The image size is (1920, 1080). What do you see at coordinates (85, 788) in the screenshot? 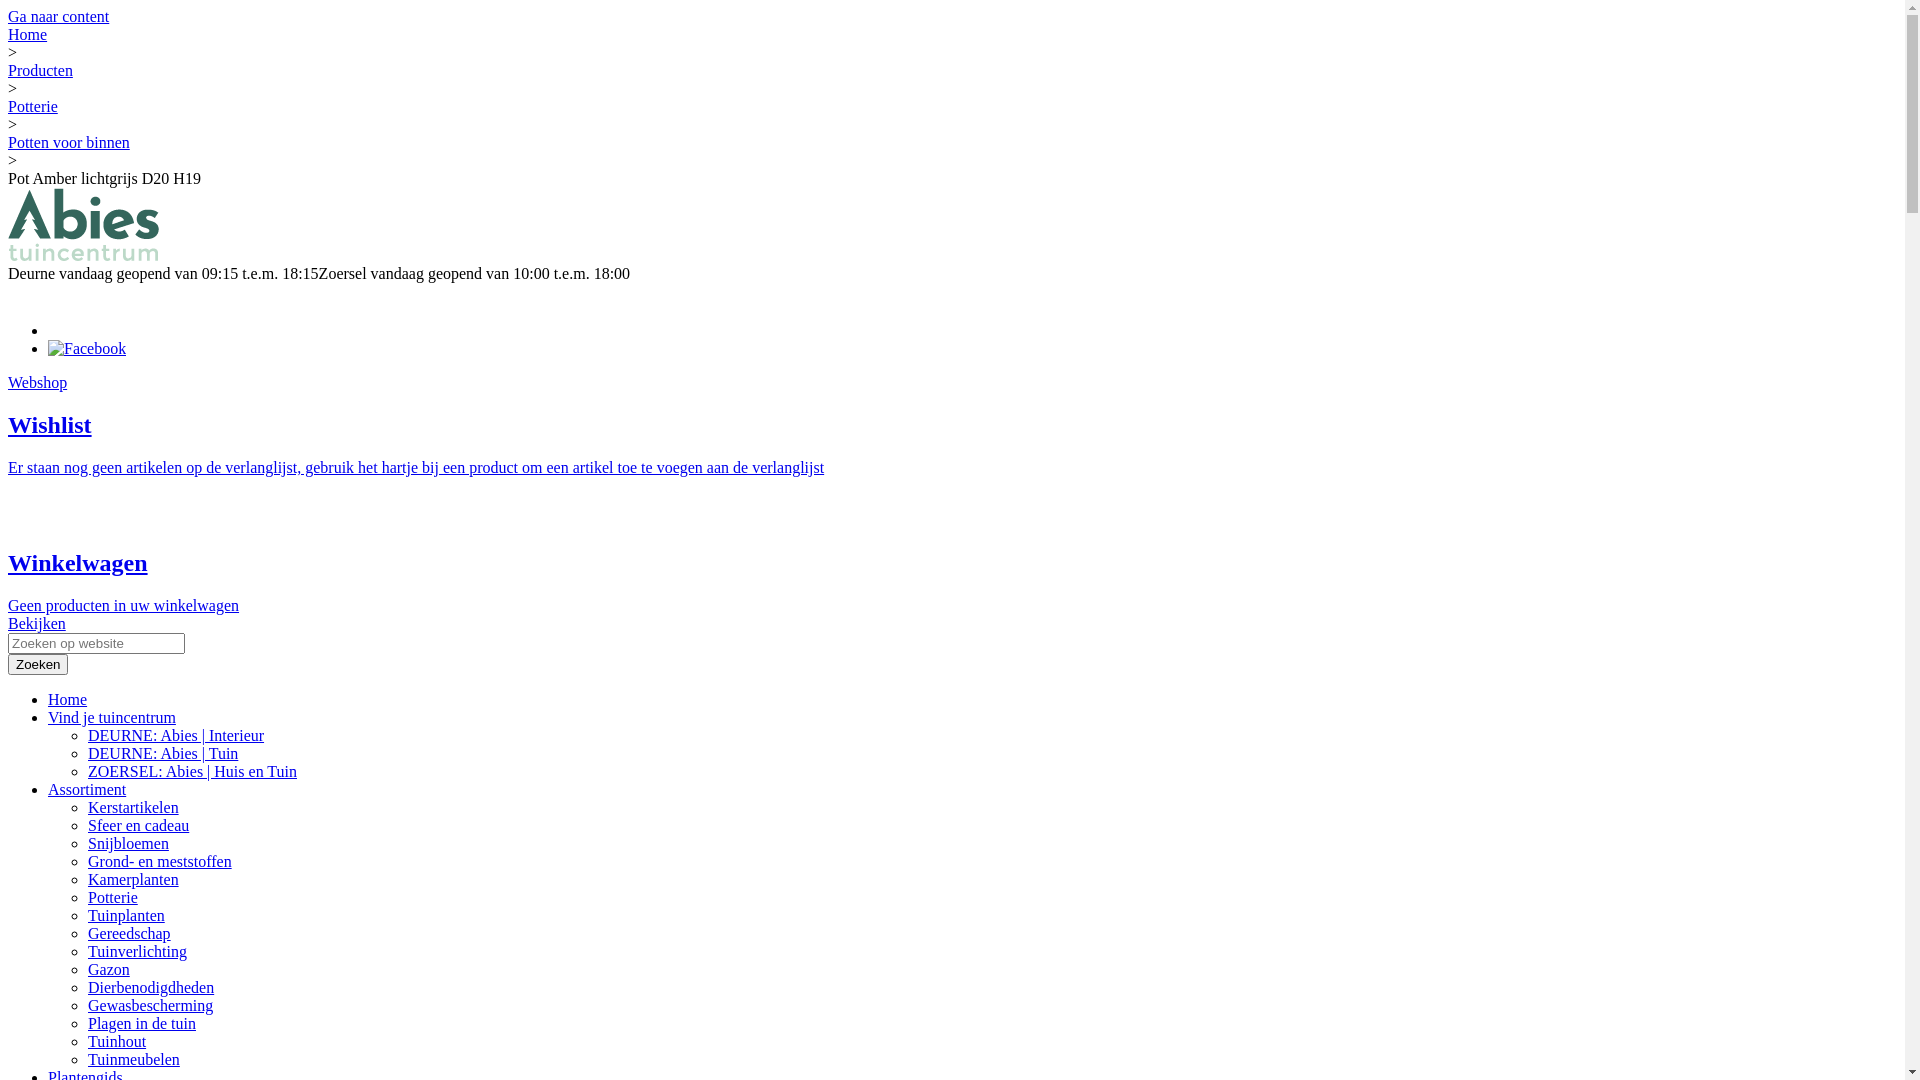
I see `'Assortiment'` at bounding box center [85, 788].